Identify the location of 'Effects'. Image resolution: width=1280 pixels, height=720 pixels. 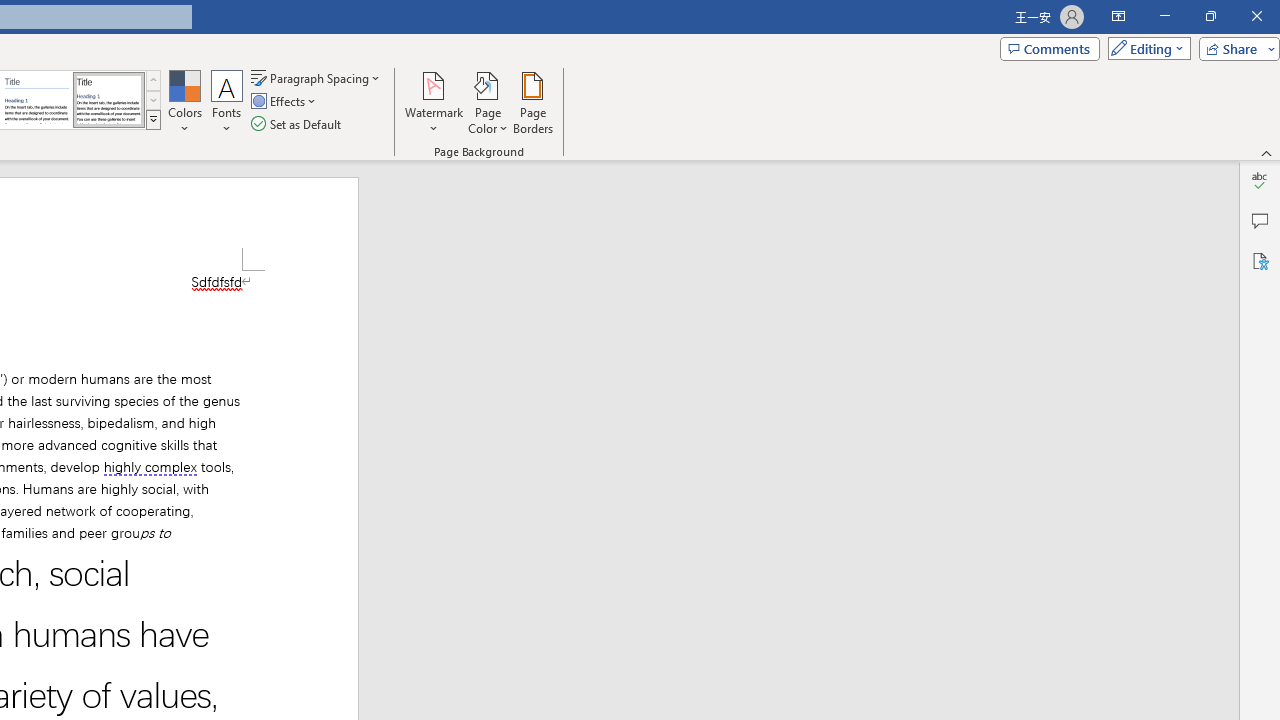
(284, 101).